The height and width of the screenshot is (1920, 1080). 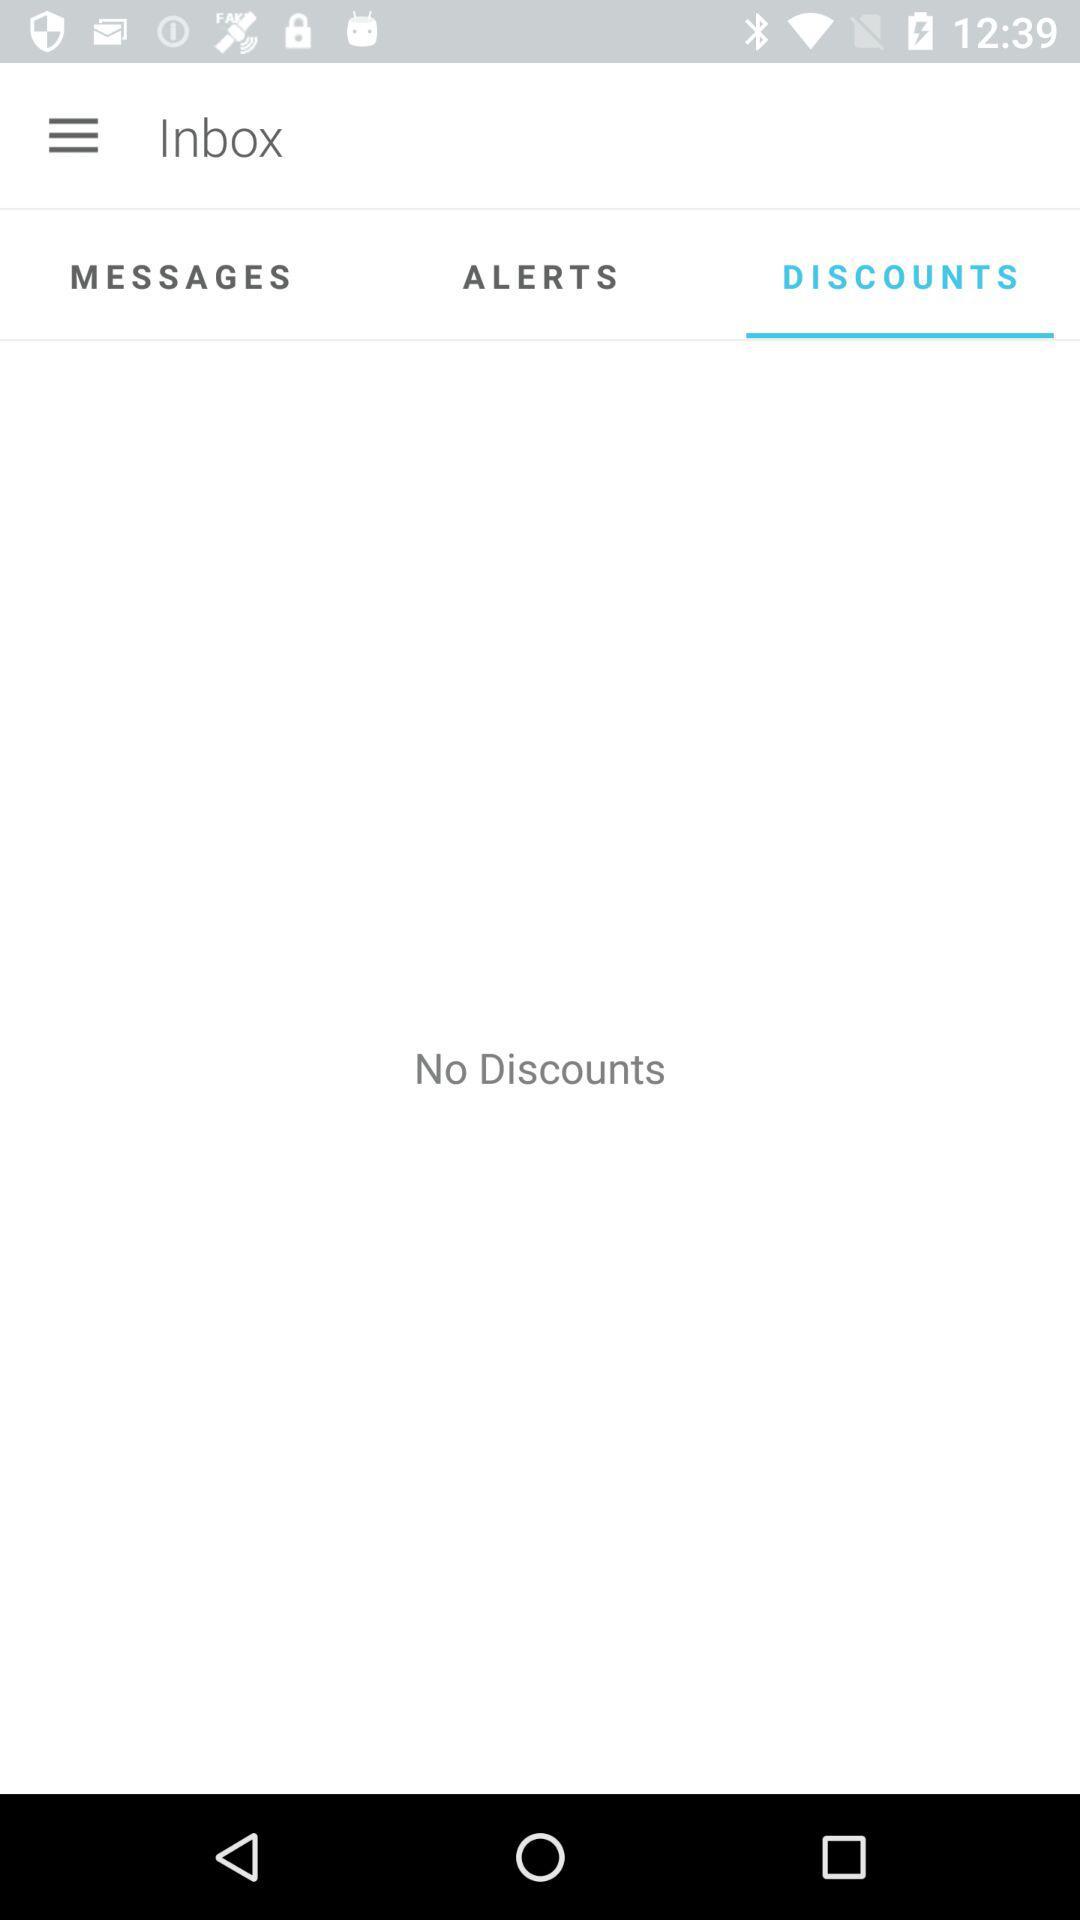 I want to click on icon above messages item, so click(x=72, y=135).